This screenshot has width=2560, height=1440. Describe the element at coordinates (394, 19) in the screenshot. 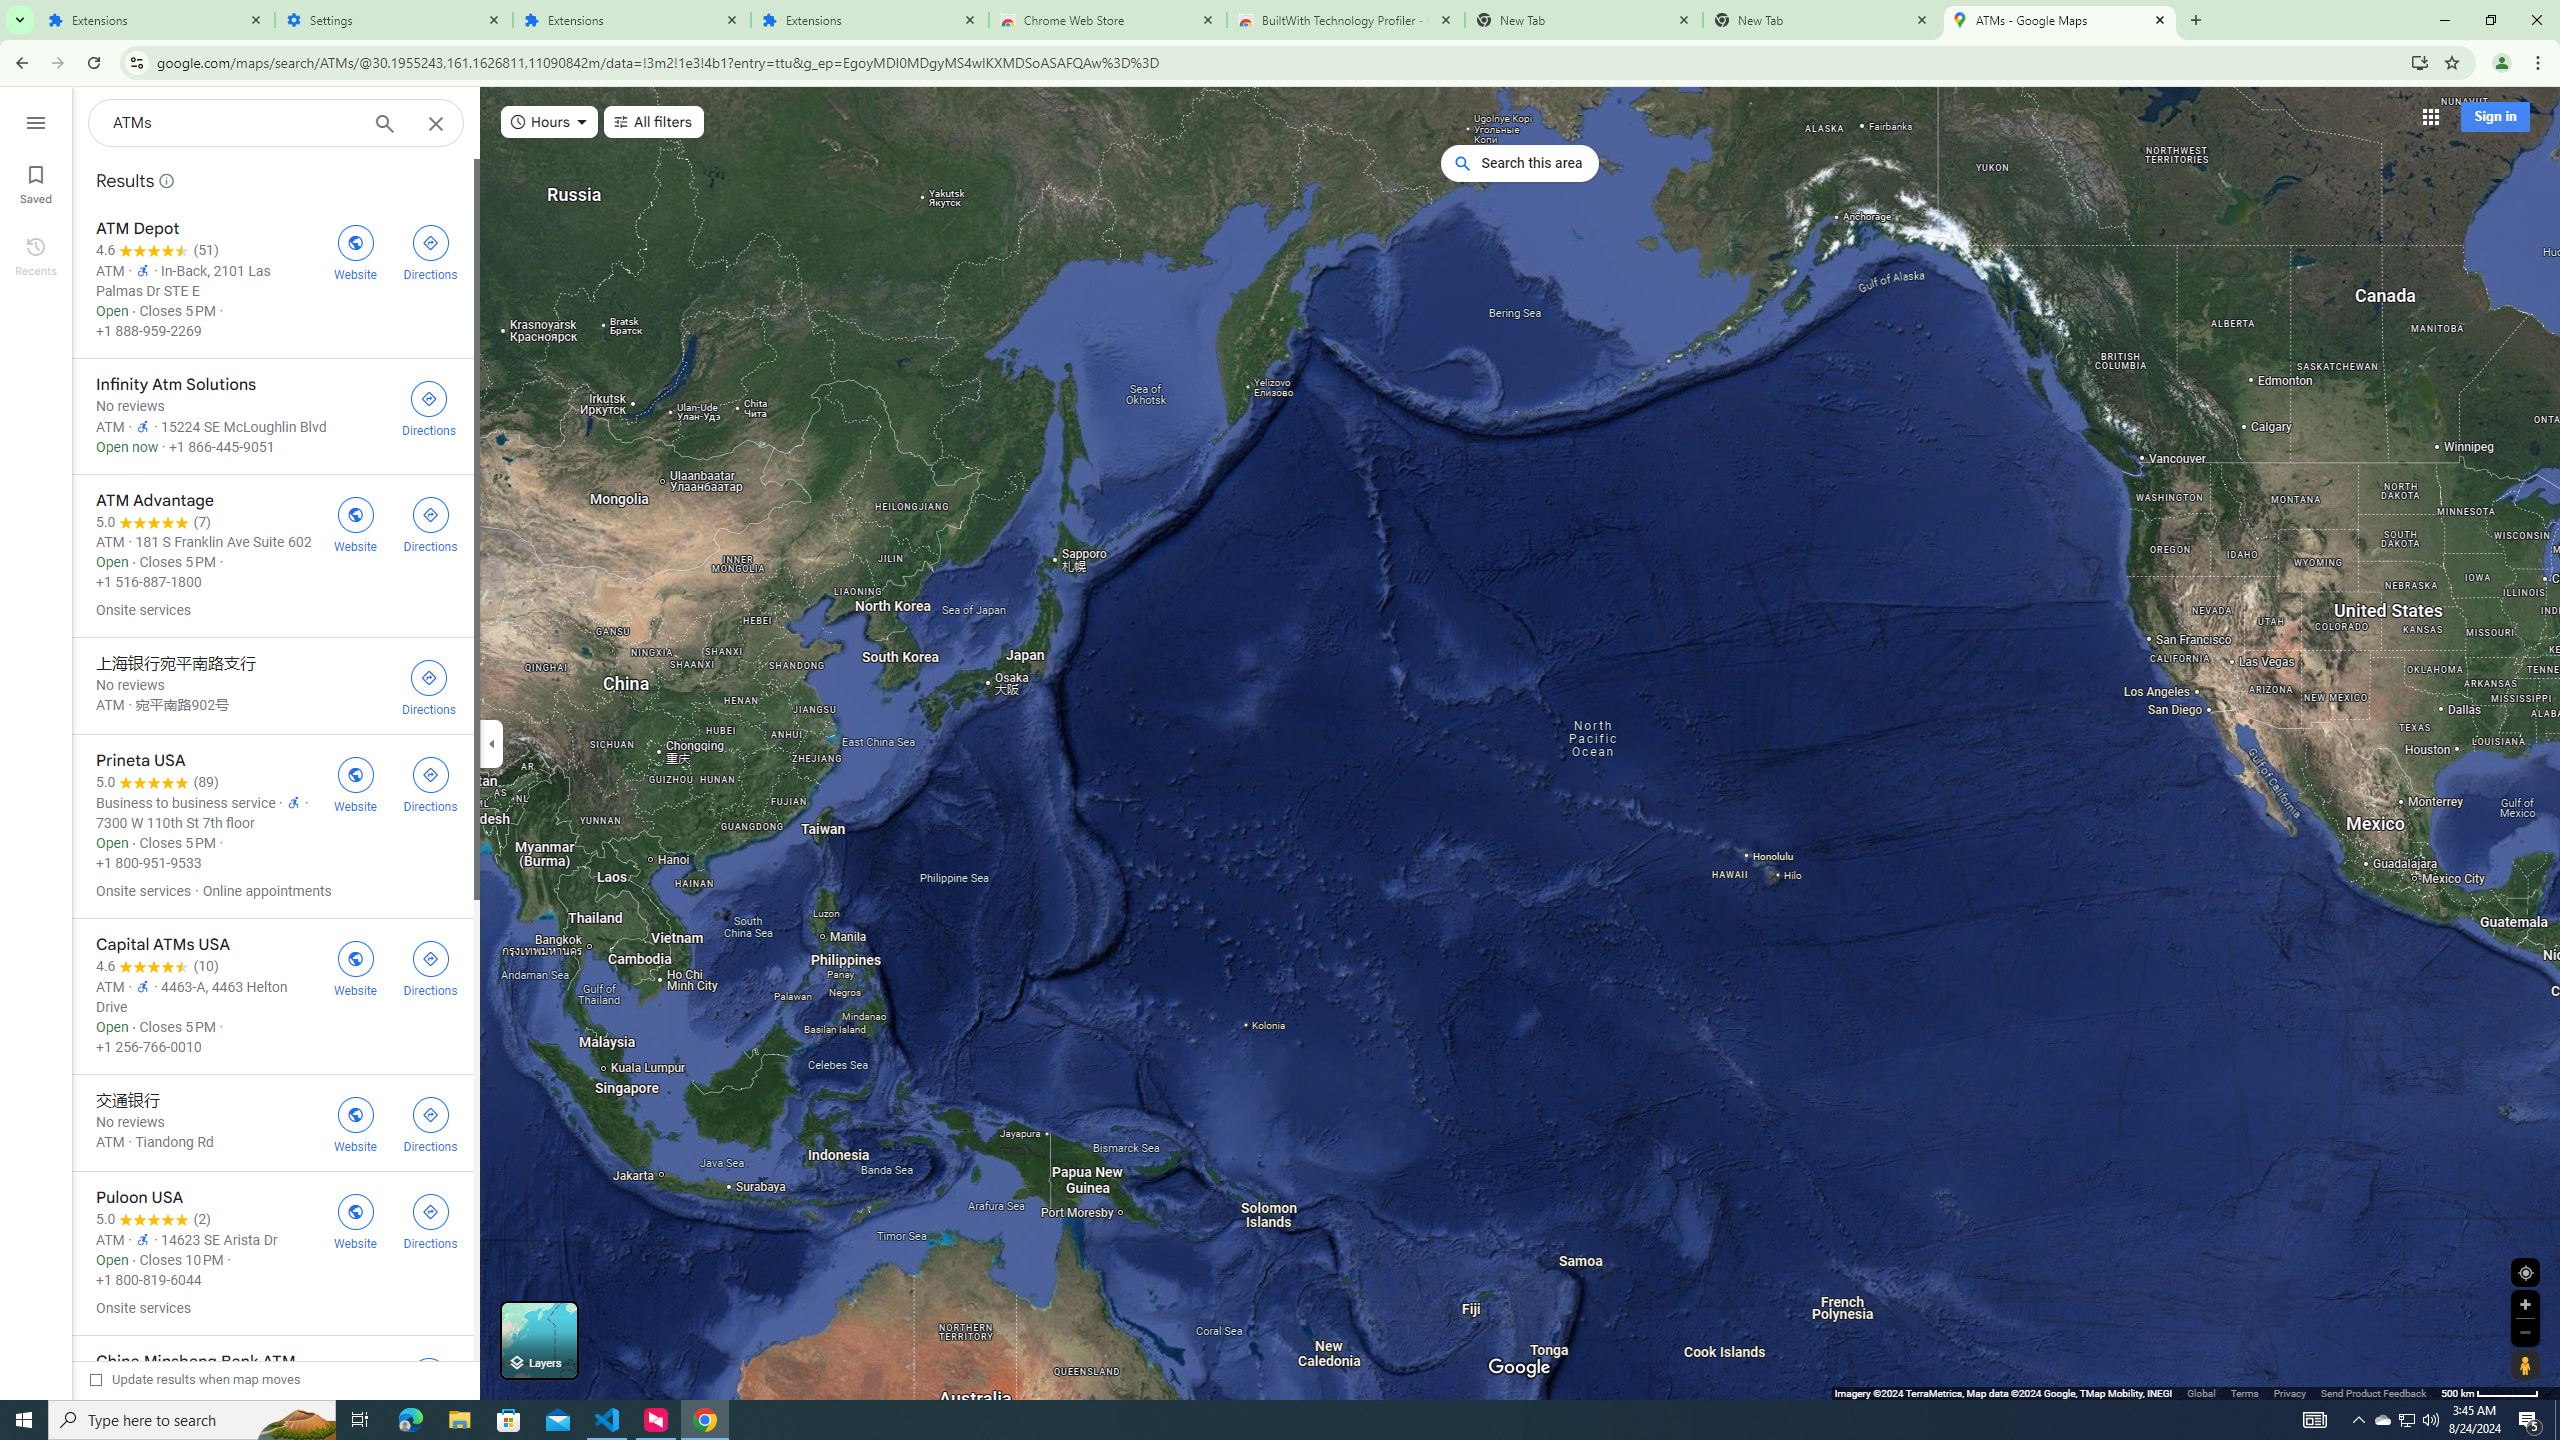

I see `'Settings'` at that location.